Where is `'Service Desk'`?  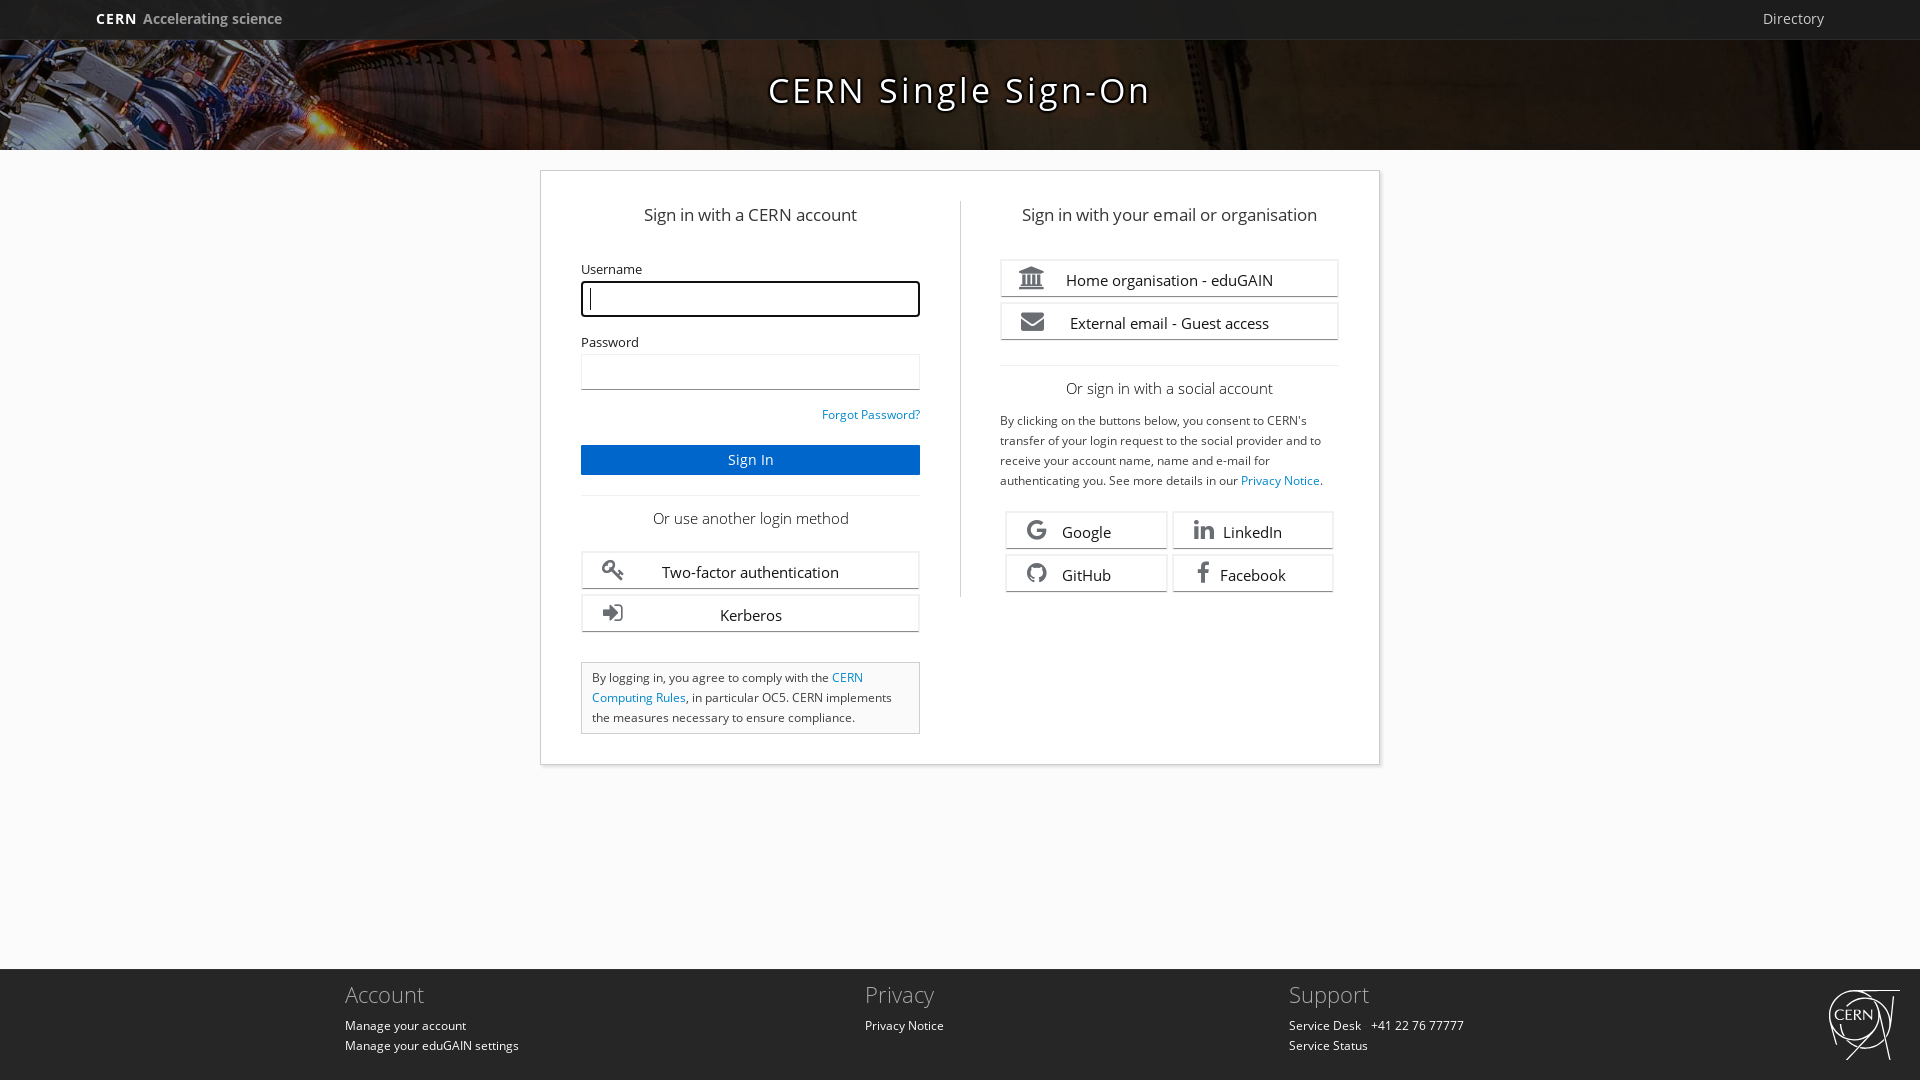 'Service Desk' is located at coordinates (1324, 1025).